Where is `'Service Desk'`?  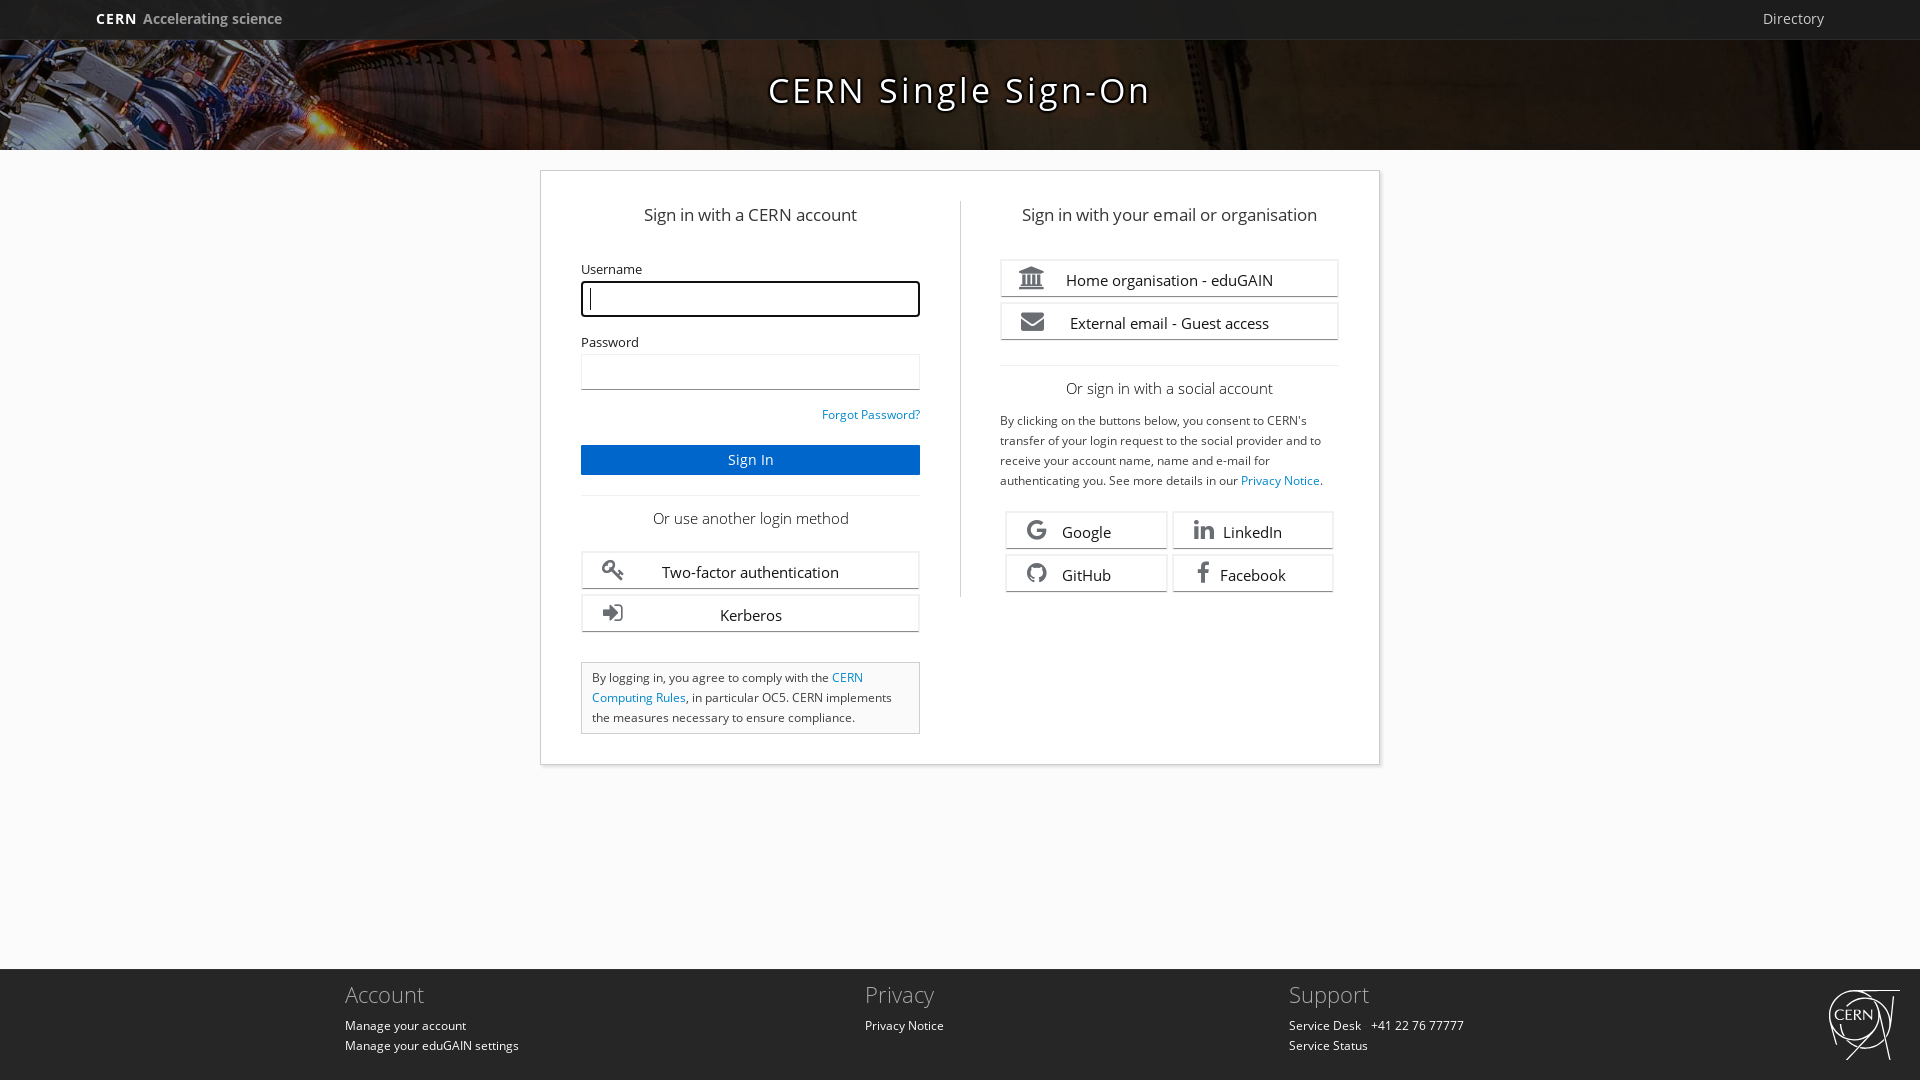 'Service Desk' is located at coordinates (1324, 1025).